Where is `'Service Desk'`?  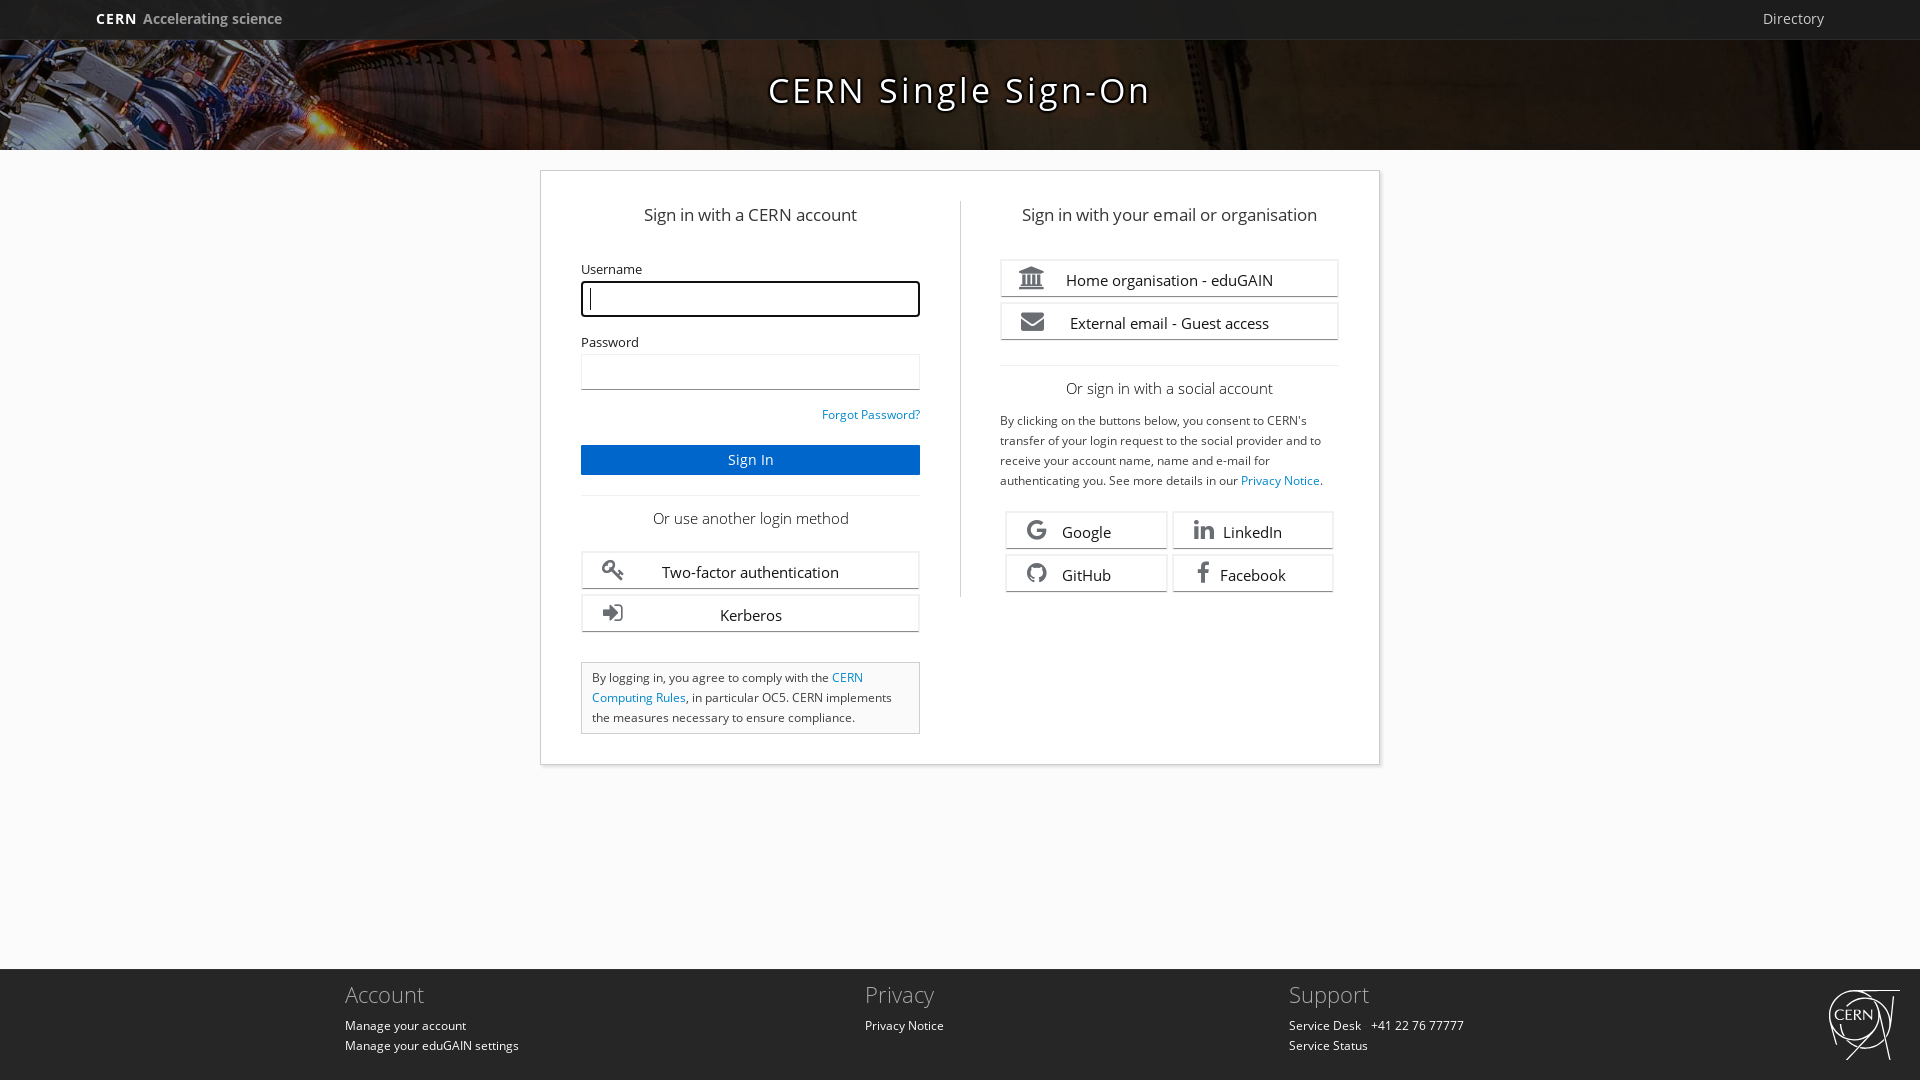 'Service Desk' is located at coordinates (1324, 1025).